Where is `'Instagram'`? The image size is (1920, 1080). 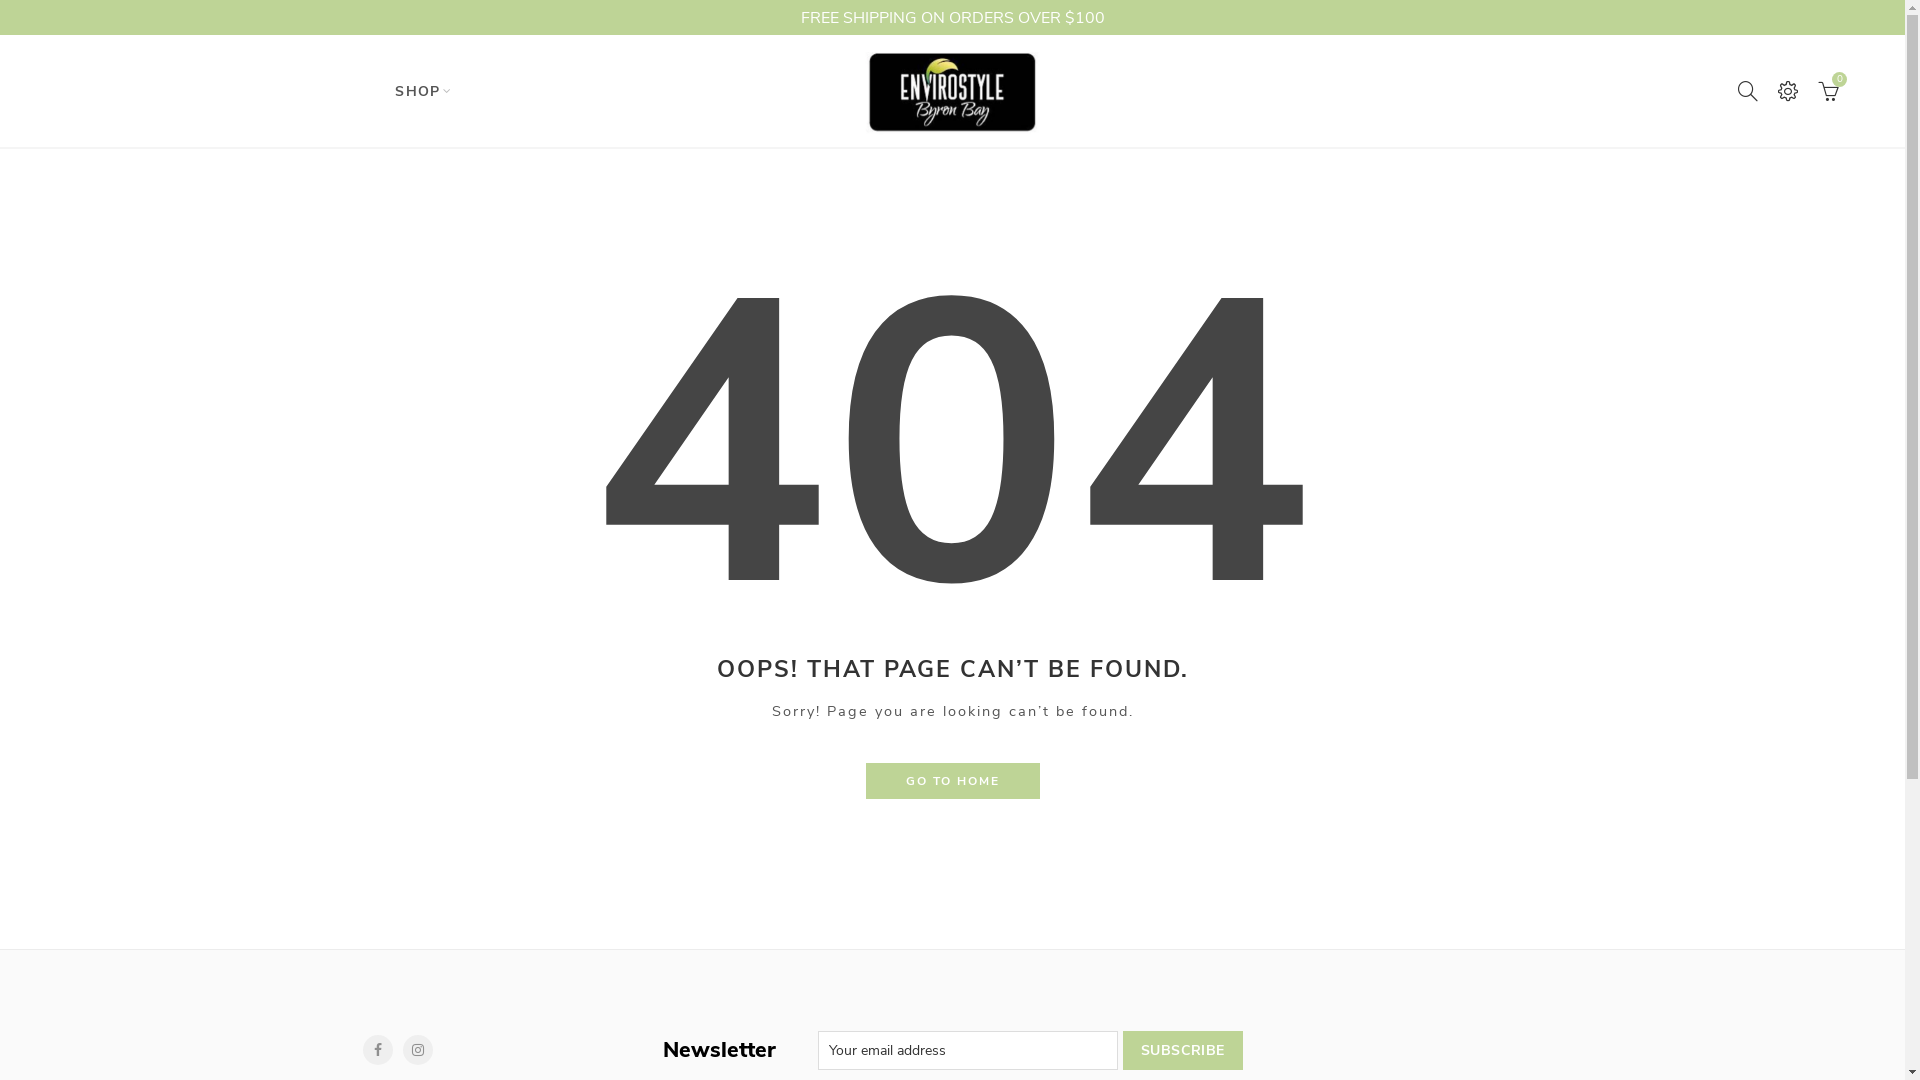 'Instagram' is located at coordinates (416, 1048).